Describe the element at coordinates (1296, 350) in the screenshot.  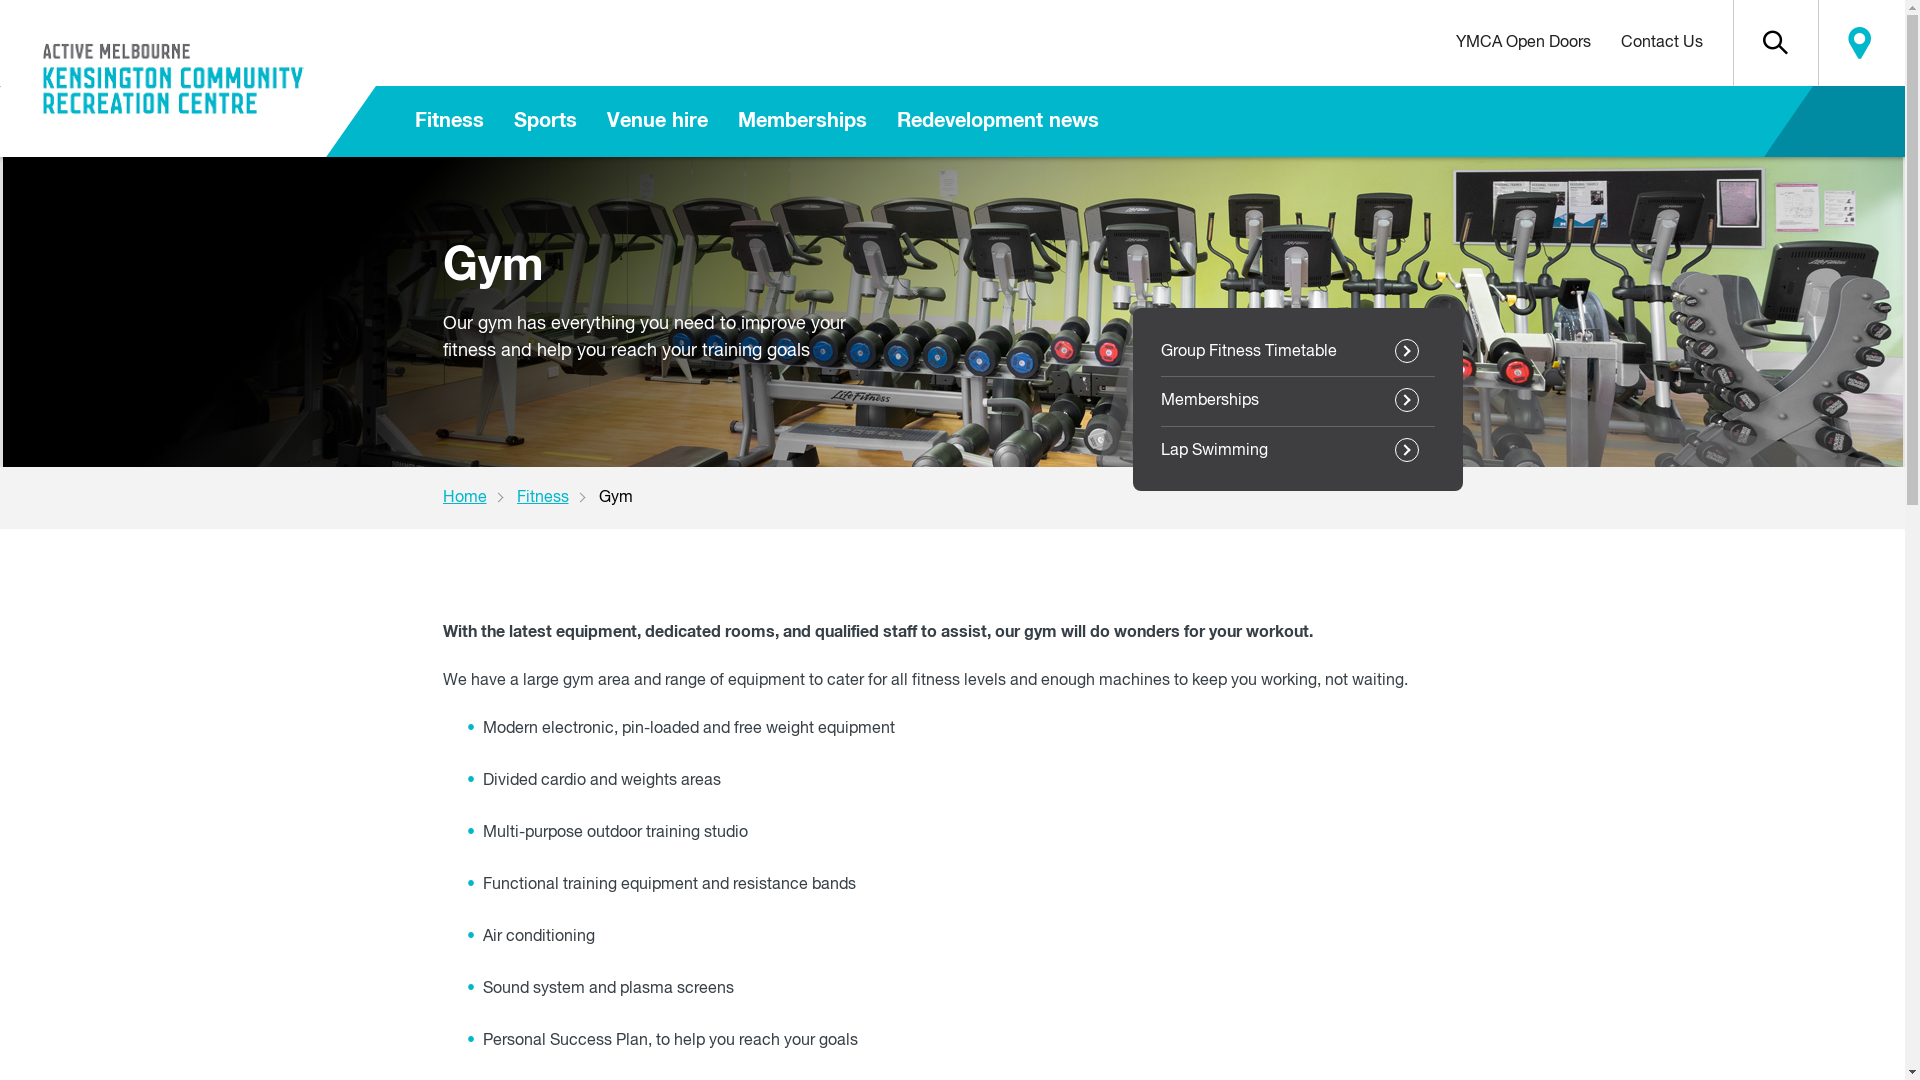
I see `'Group Fitness Timetable'` at that location.